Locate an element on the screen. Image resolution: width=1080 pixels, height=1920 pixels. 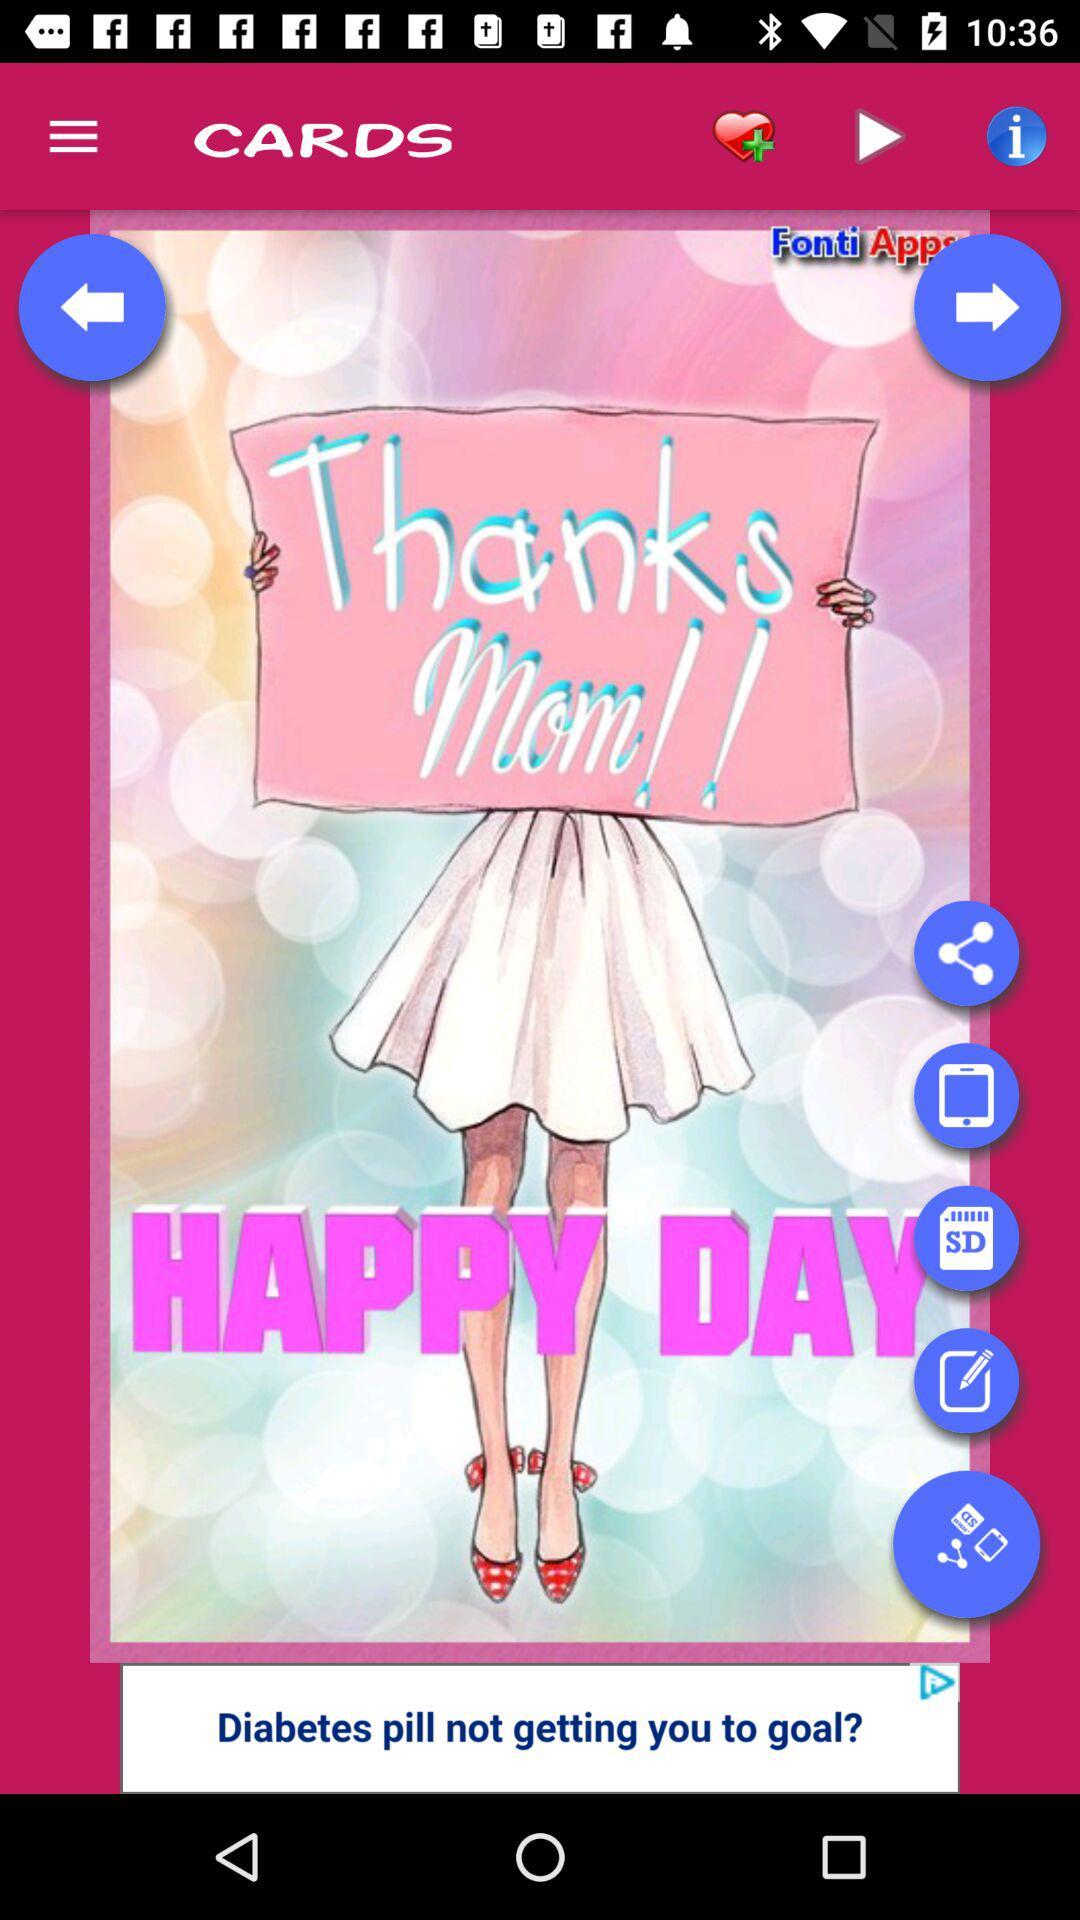
emoji is located at coordinates (965, 1237).